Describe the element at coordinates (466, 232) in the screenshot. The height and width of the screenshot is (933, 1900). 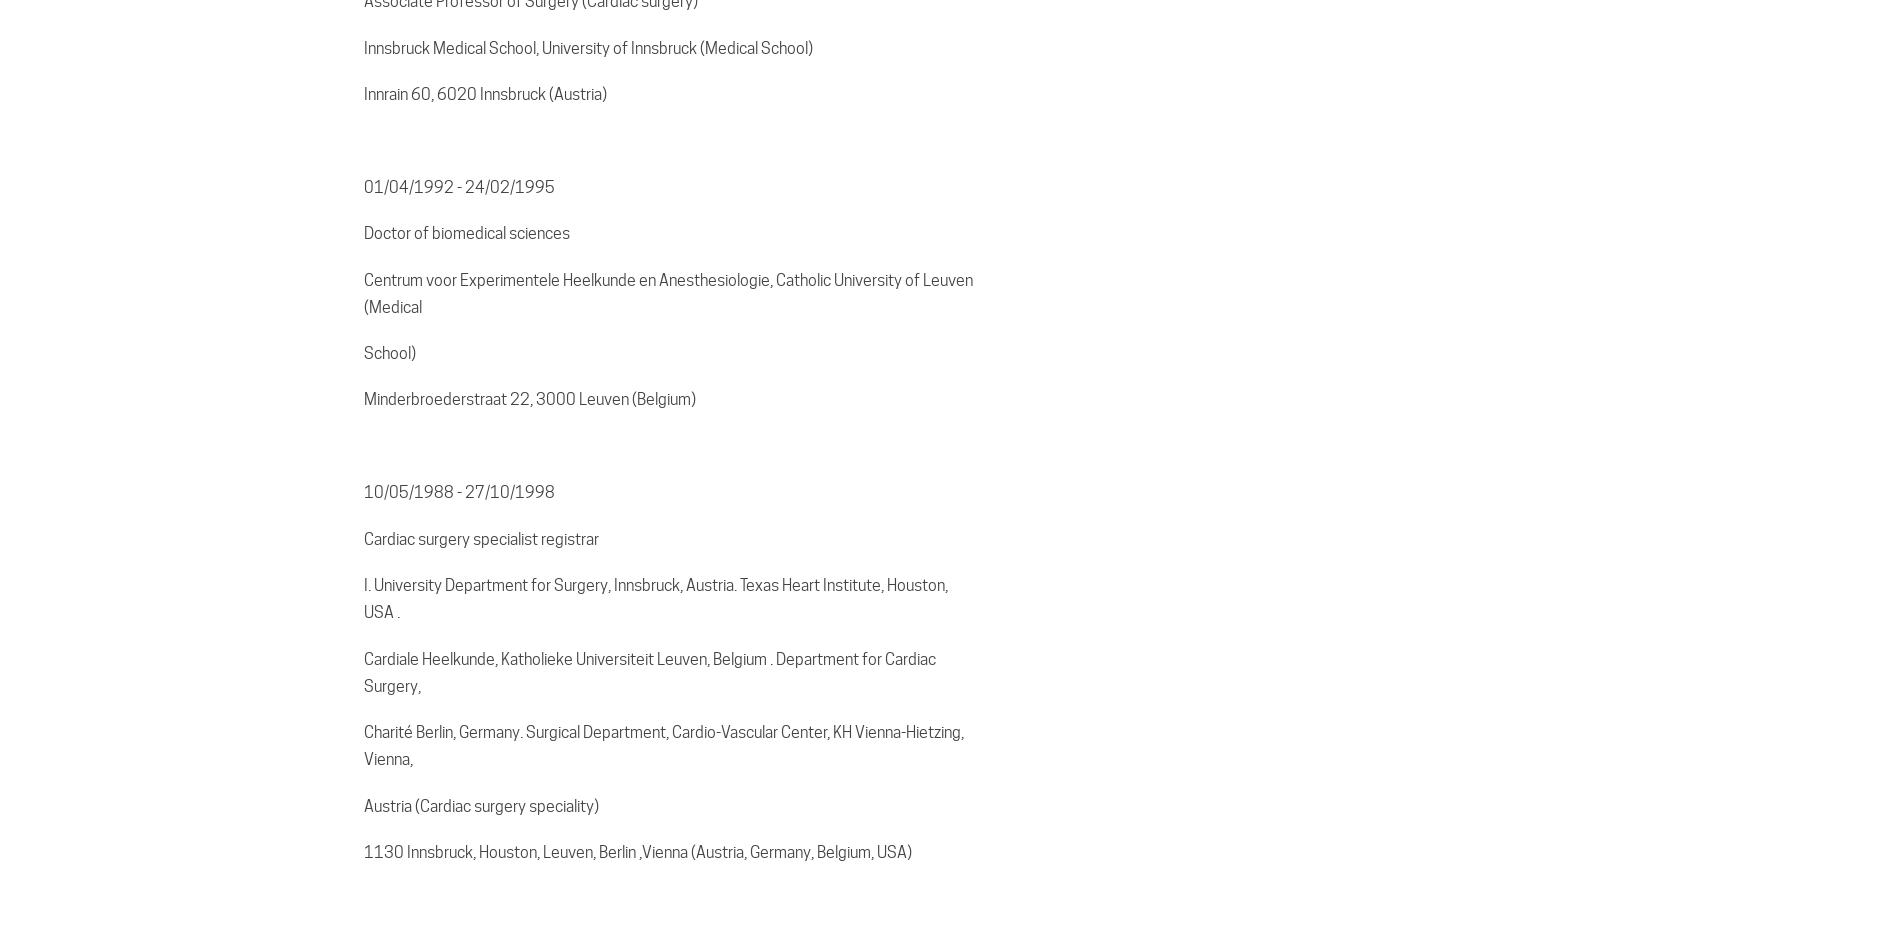
I see `'Doctor of biomedical sciences'` at that location.